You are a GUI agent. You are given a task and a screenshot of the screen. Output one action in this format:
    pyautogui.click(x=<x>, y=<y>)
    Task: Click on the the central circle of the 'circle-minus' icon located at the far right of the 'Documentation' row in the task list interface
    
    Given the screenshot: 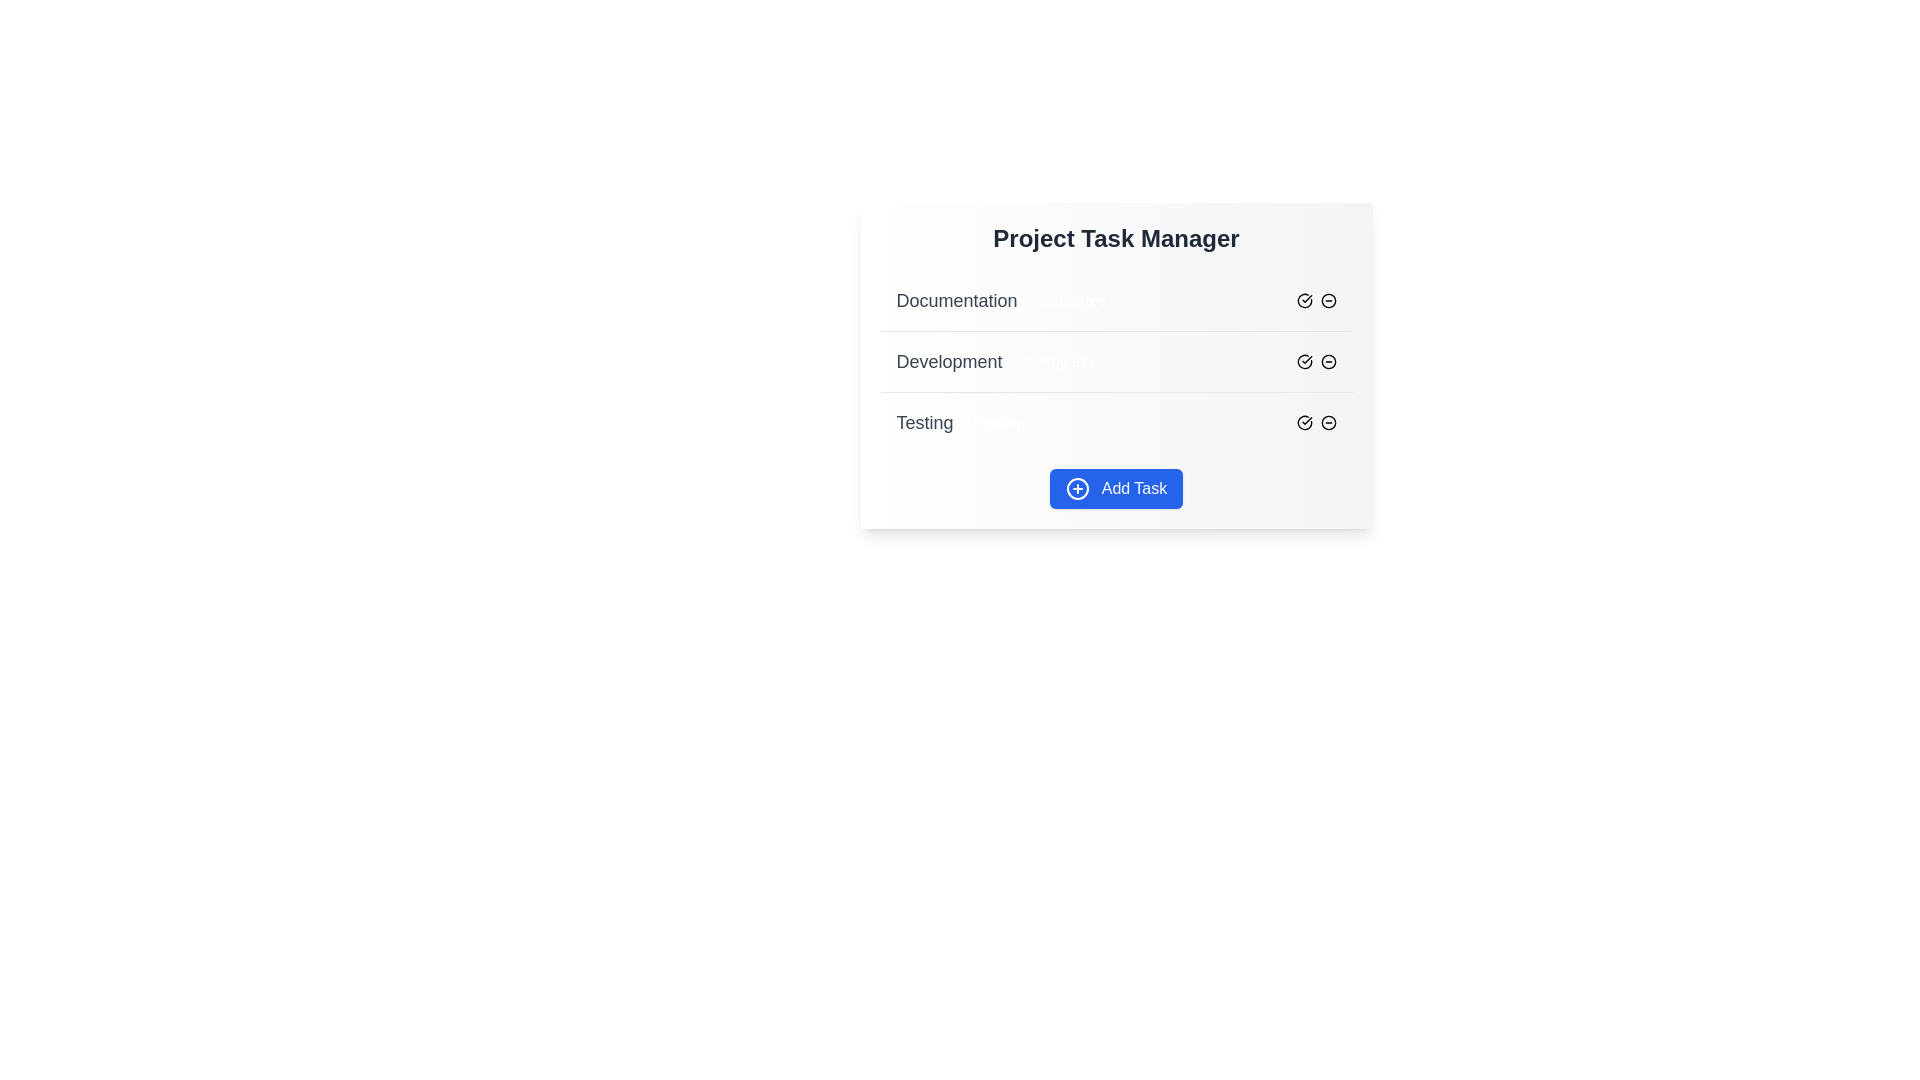 What is the action you would take?
    pyautogui.click(x=1328, y=300)
    